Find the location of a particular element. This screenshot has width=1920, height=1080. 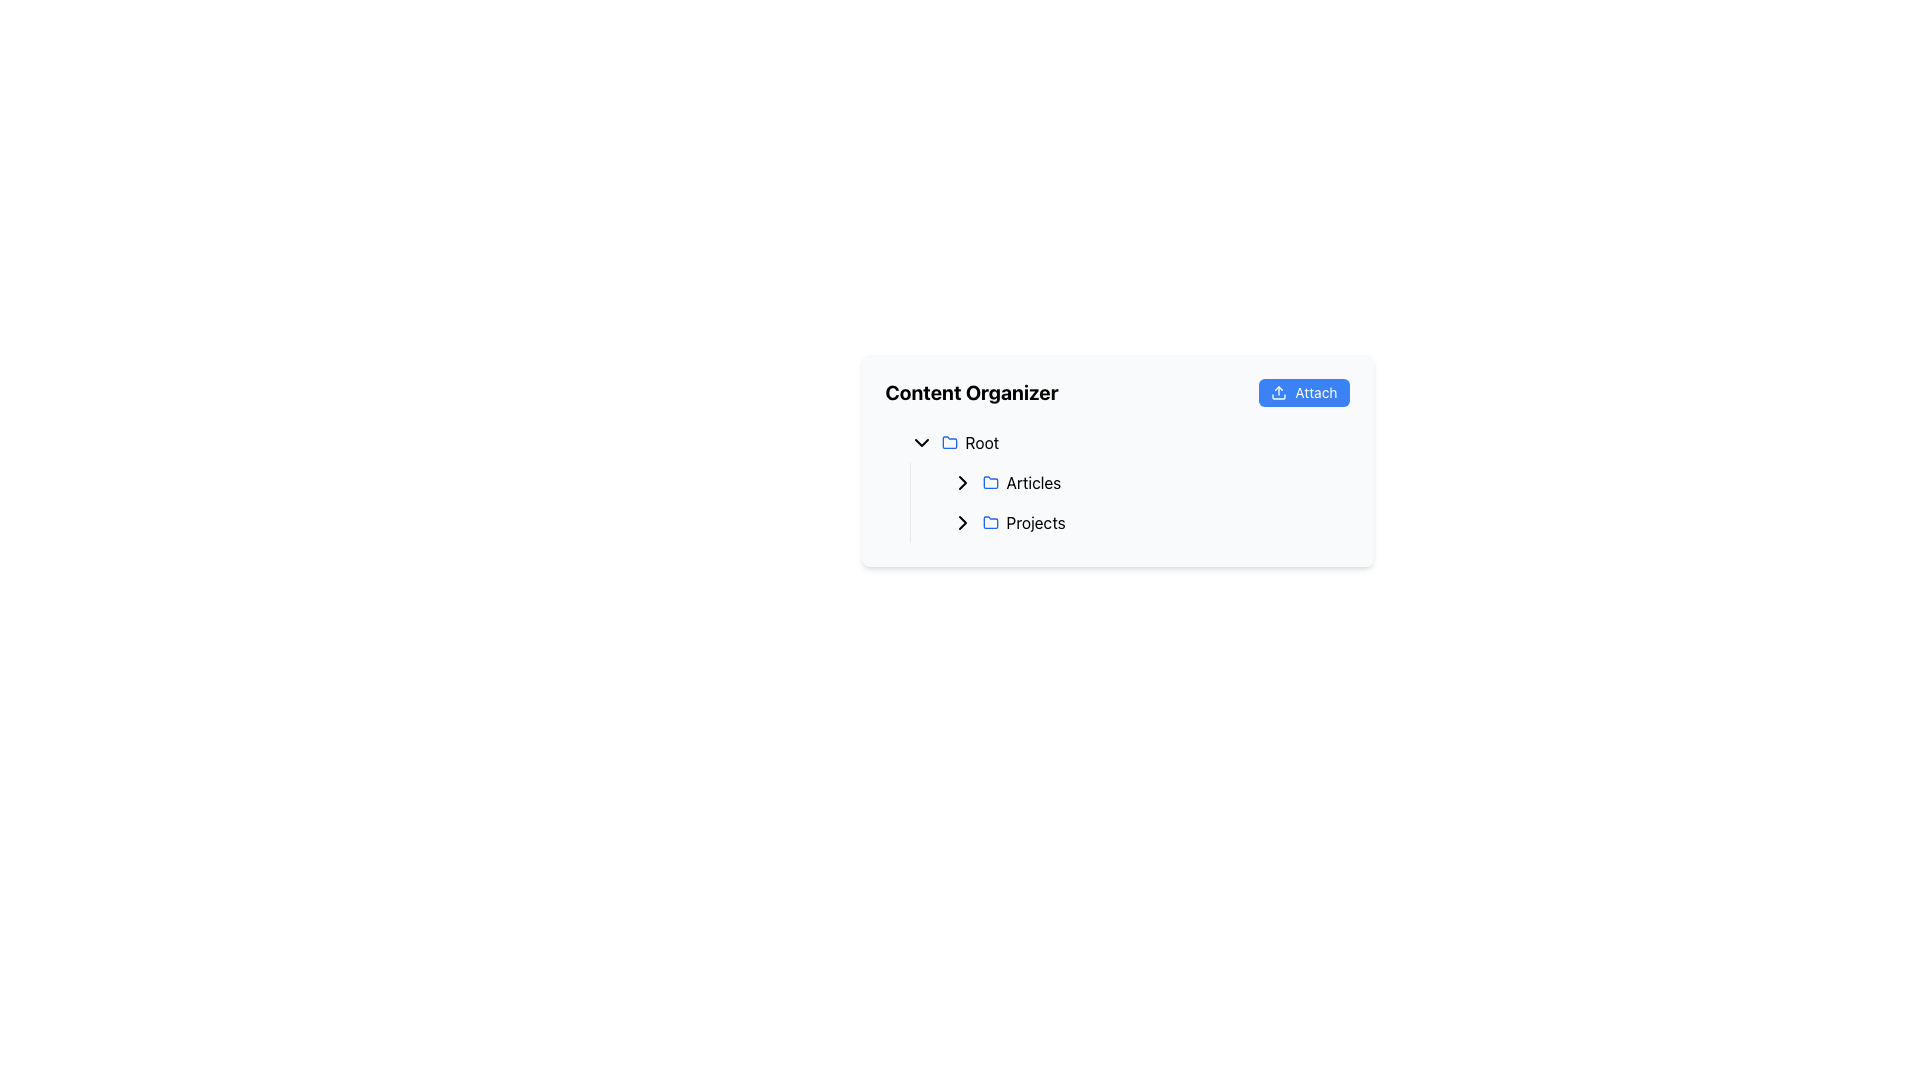

the blue folder icon located to the left of the 'Root' label is located at coordinates (948, 441).